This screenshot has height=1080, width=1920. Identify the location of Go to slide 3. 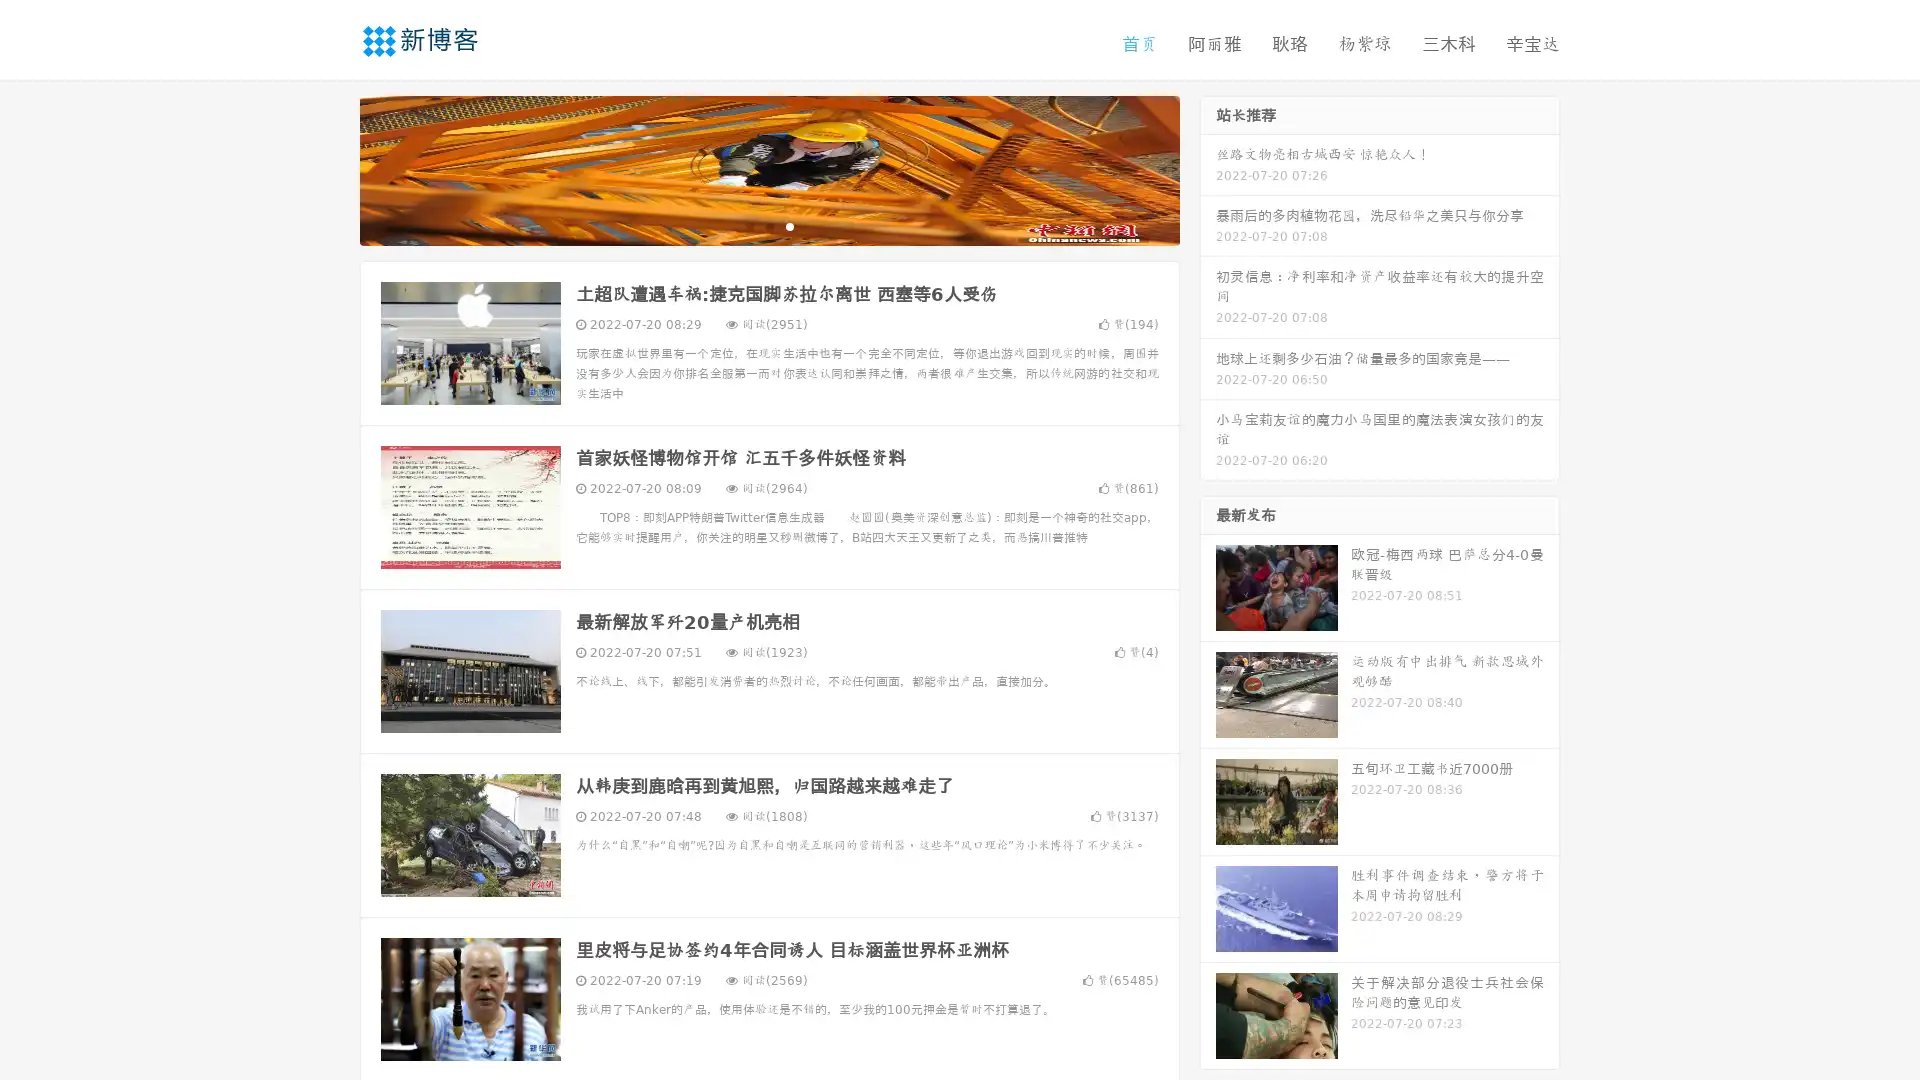
(789, 225).